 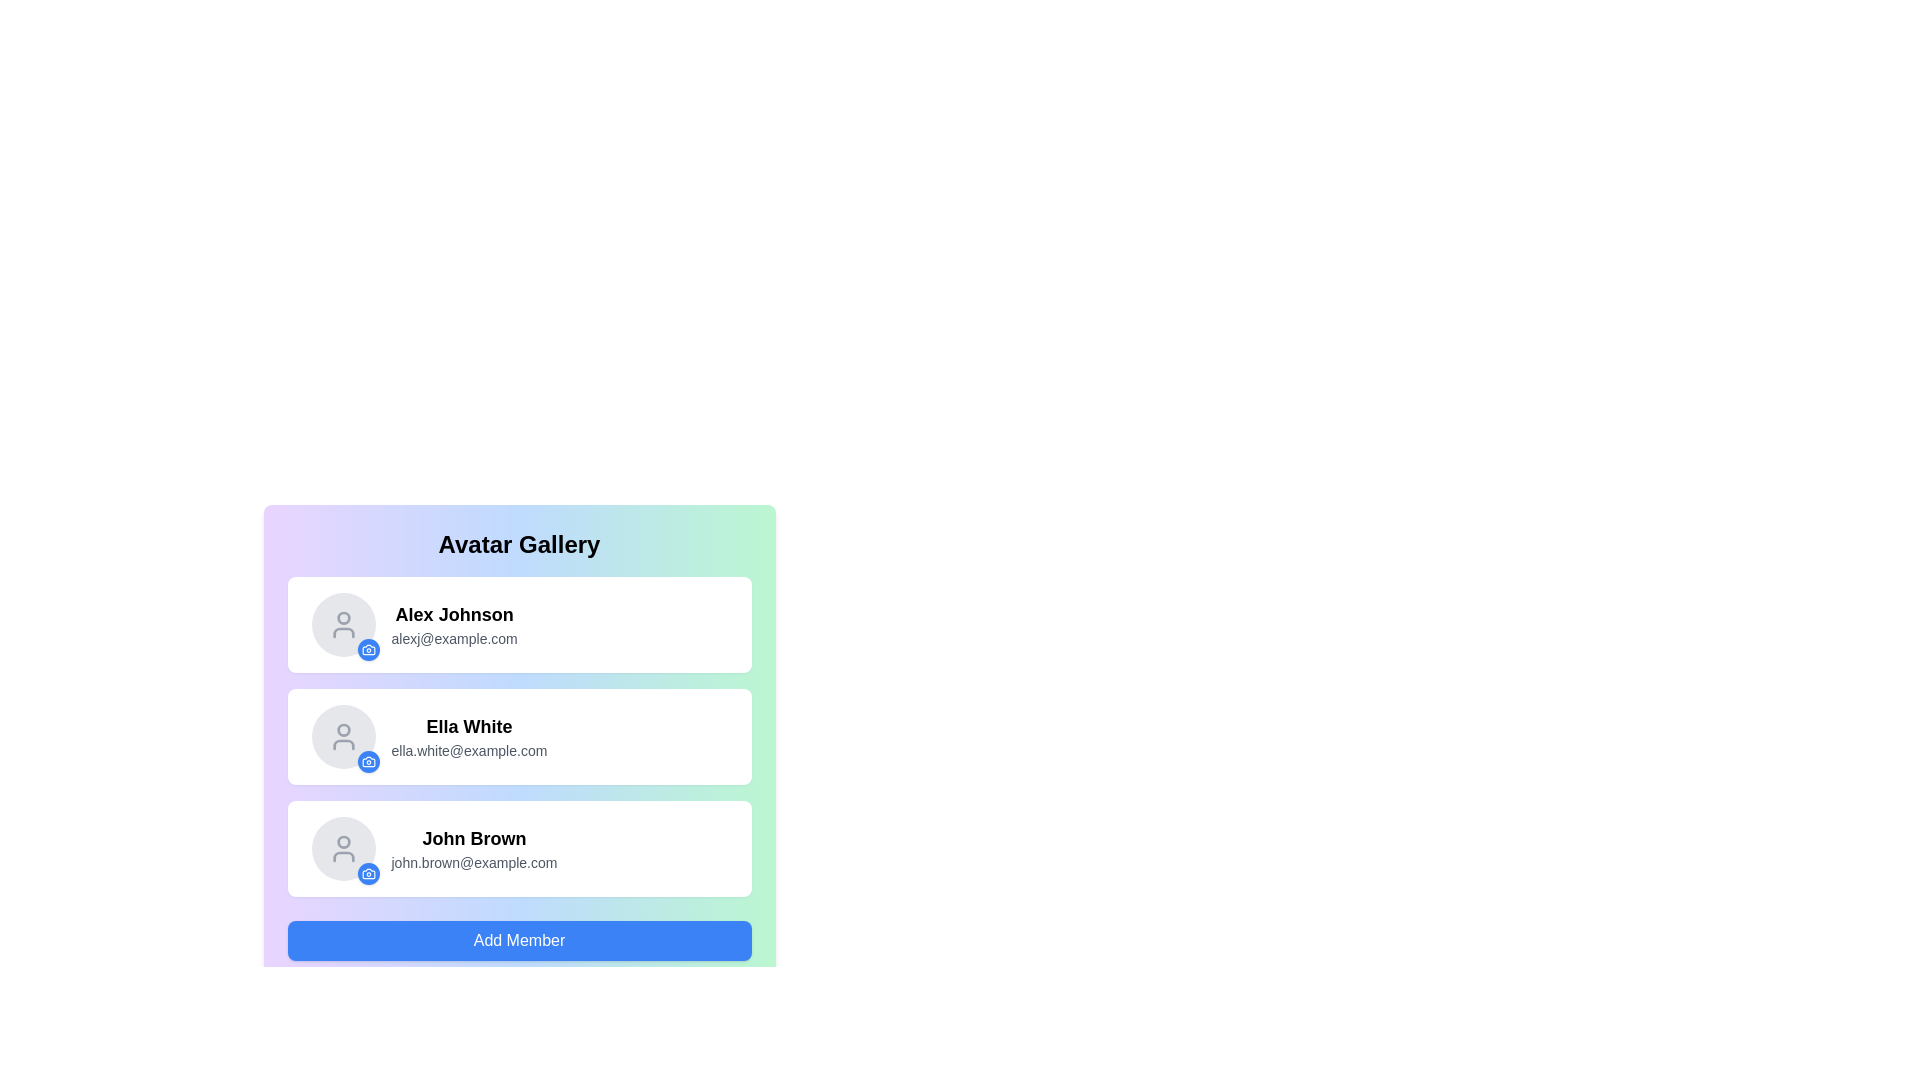 What do you see at coordinates (368, 762) in the screenshot?
I see `the button located at the bottom-right corner of the second circular avatar area representing the user Ella White` at bounding box center [368, 762].